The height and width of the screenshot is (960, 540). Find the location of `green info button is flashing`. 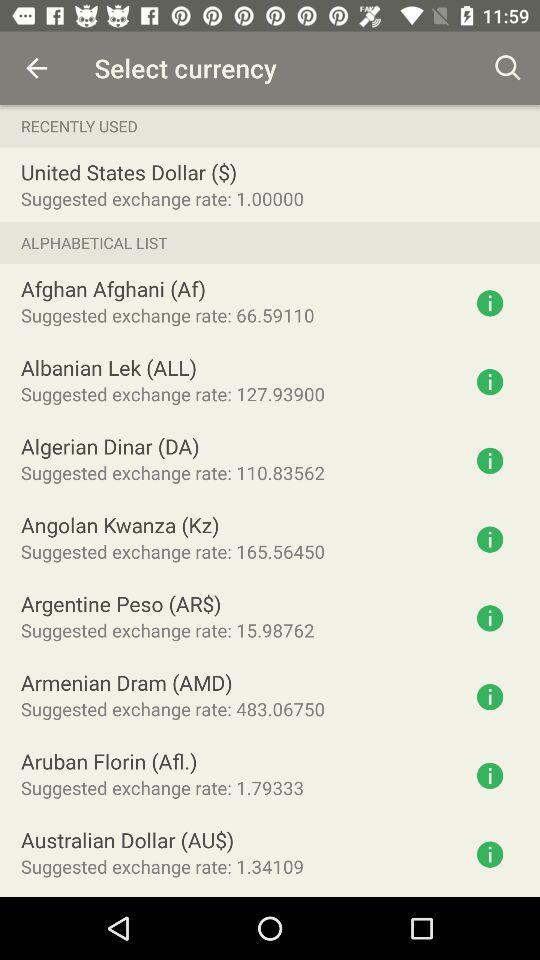

green info button is flashing is located at coordinates (489, 774).